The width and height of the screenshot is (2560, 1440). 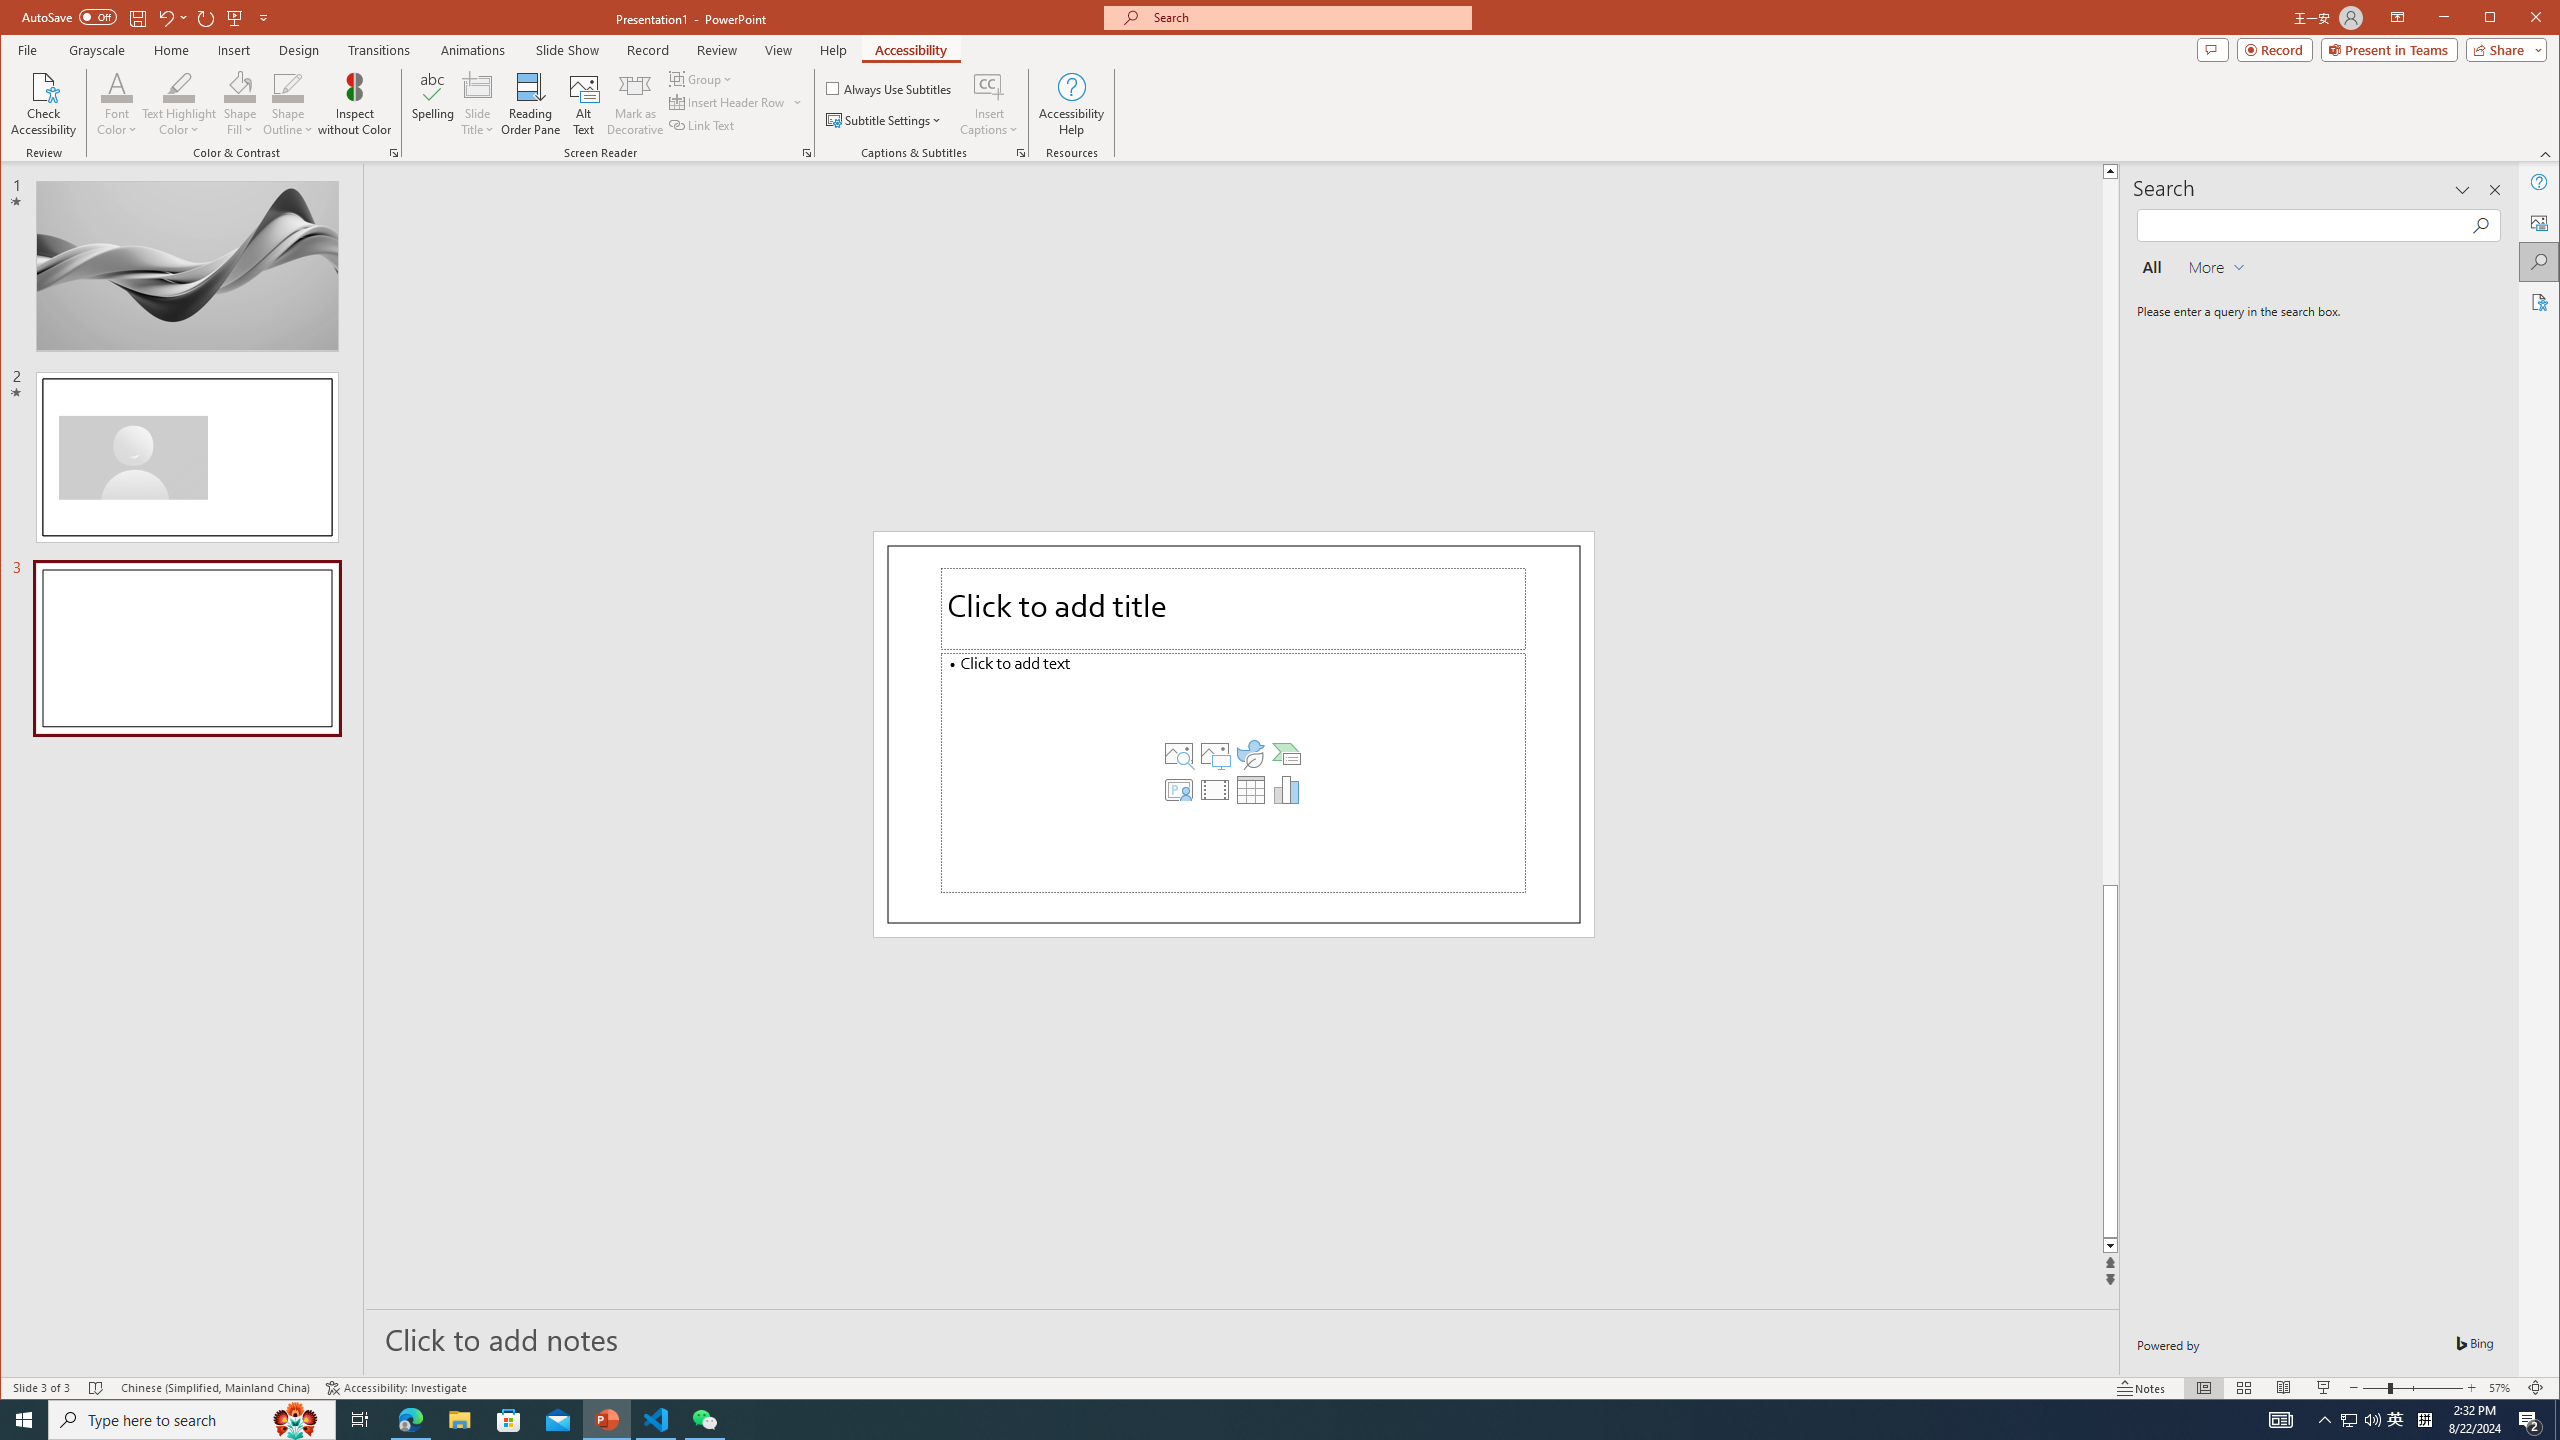 What do you see at coordinates (1071, 103) in the screenshot?
I see `'Accessibility Help'` at bounding box center [1071, 103].